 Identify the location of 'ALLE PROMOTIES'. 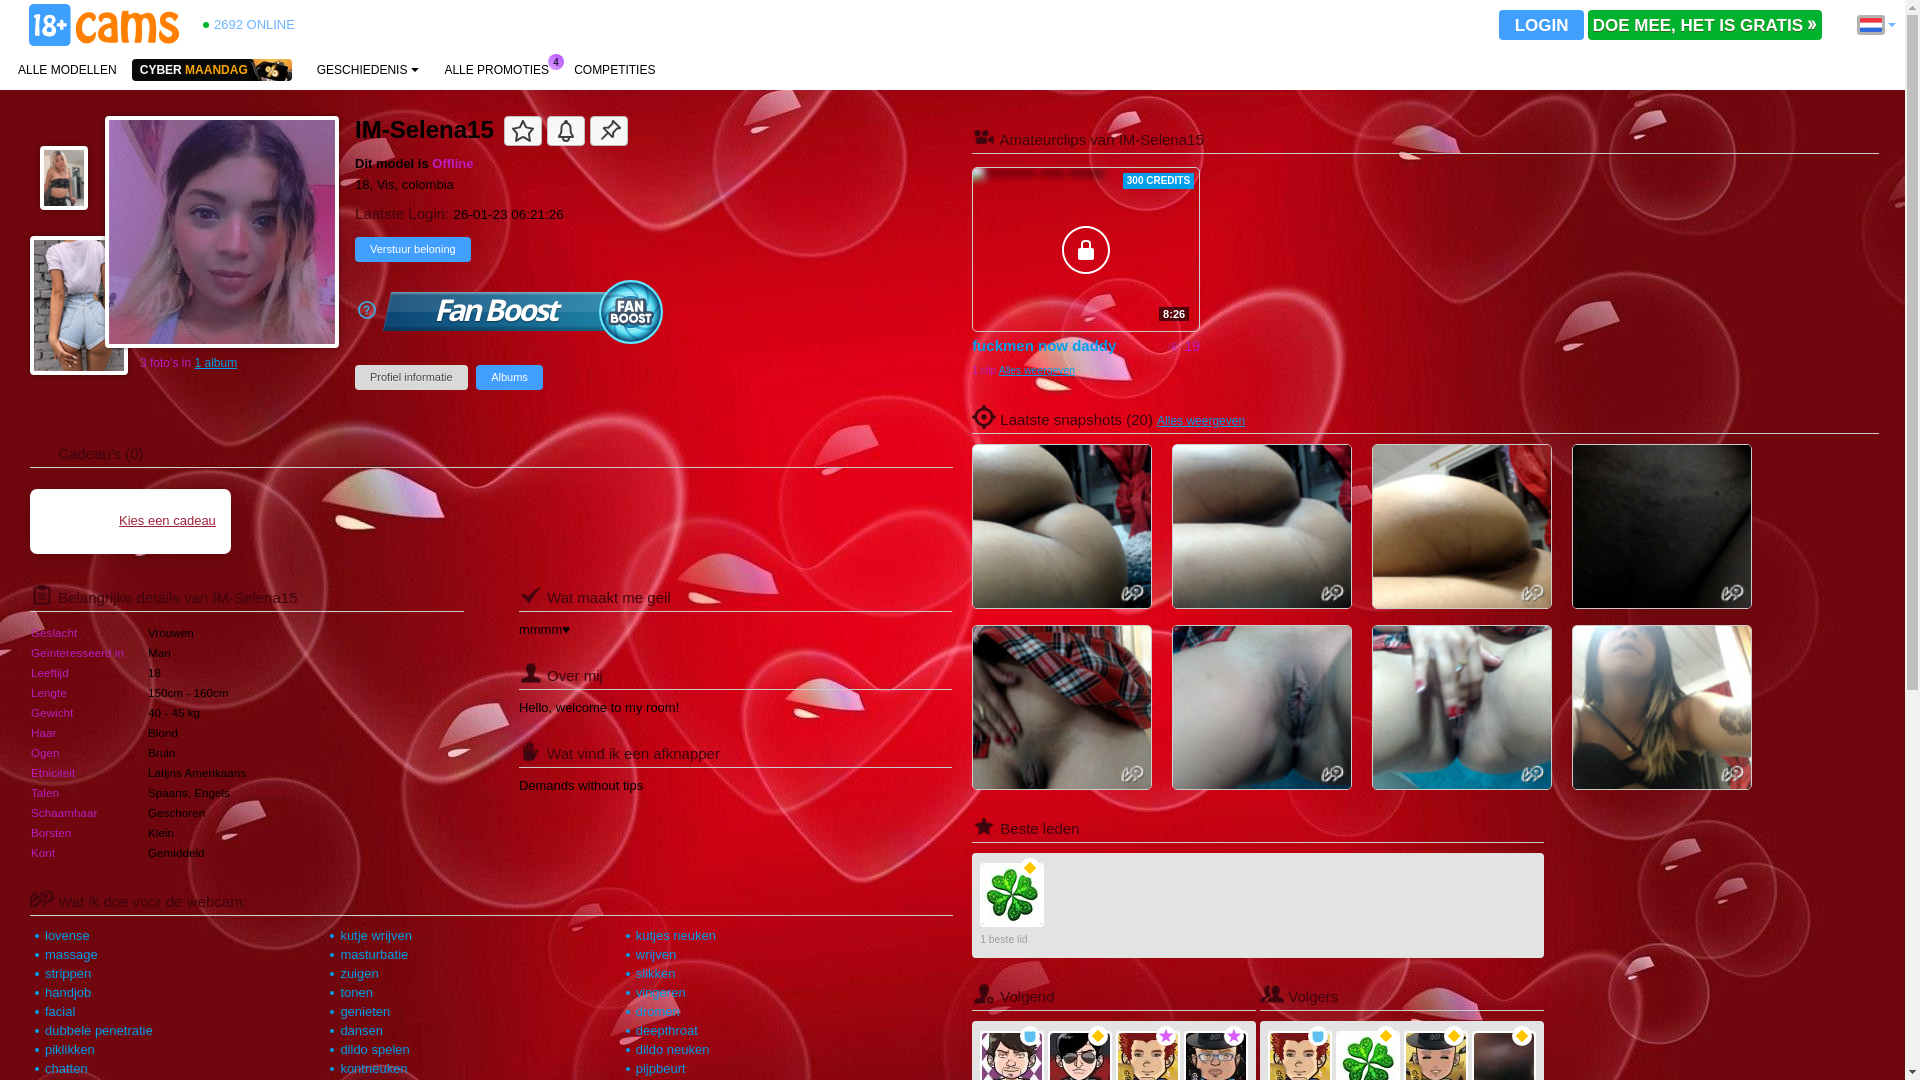
(496, 68).